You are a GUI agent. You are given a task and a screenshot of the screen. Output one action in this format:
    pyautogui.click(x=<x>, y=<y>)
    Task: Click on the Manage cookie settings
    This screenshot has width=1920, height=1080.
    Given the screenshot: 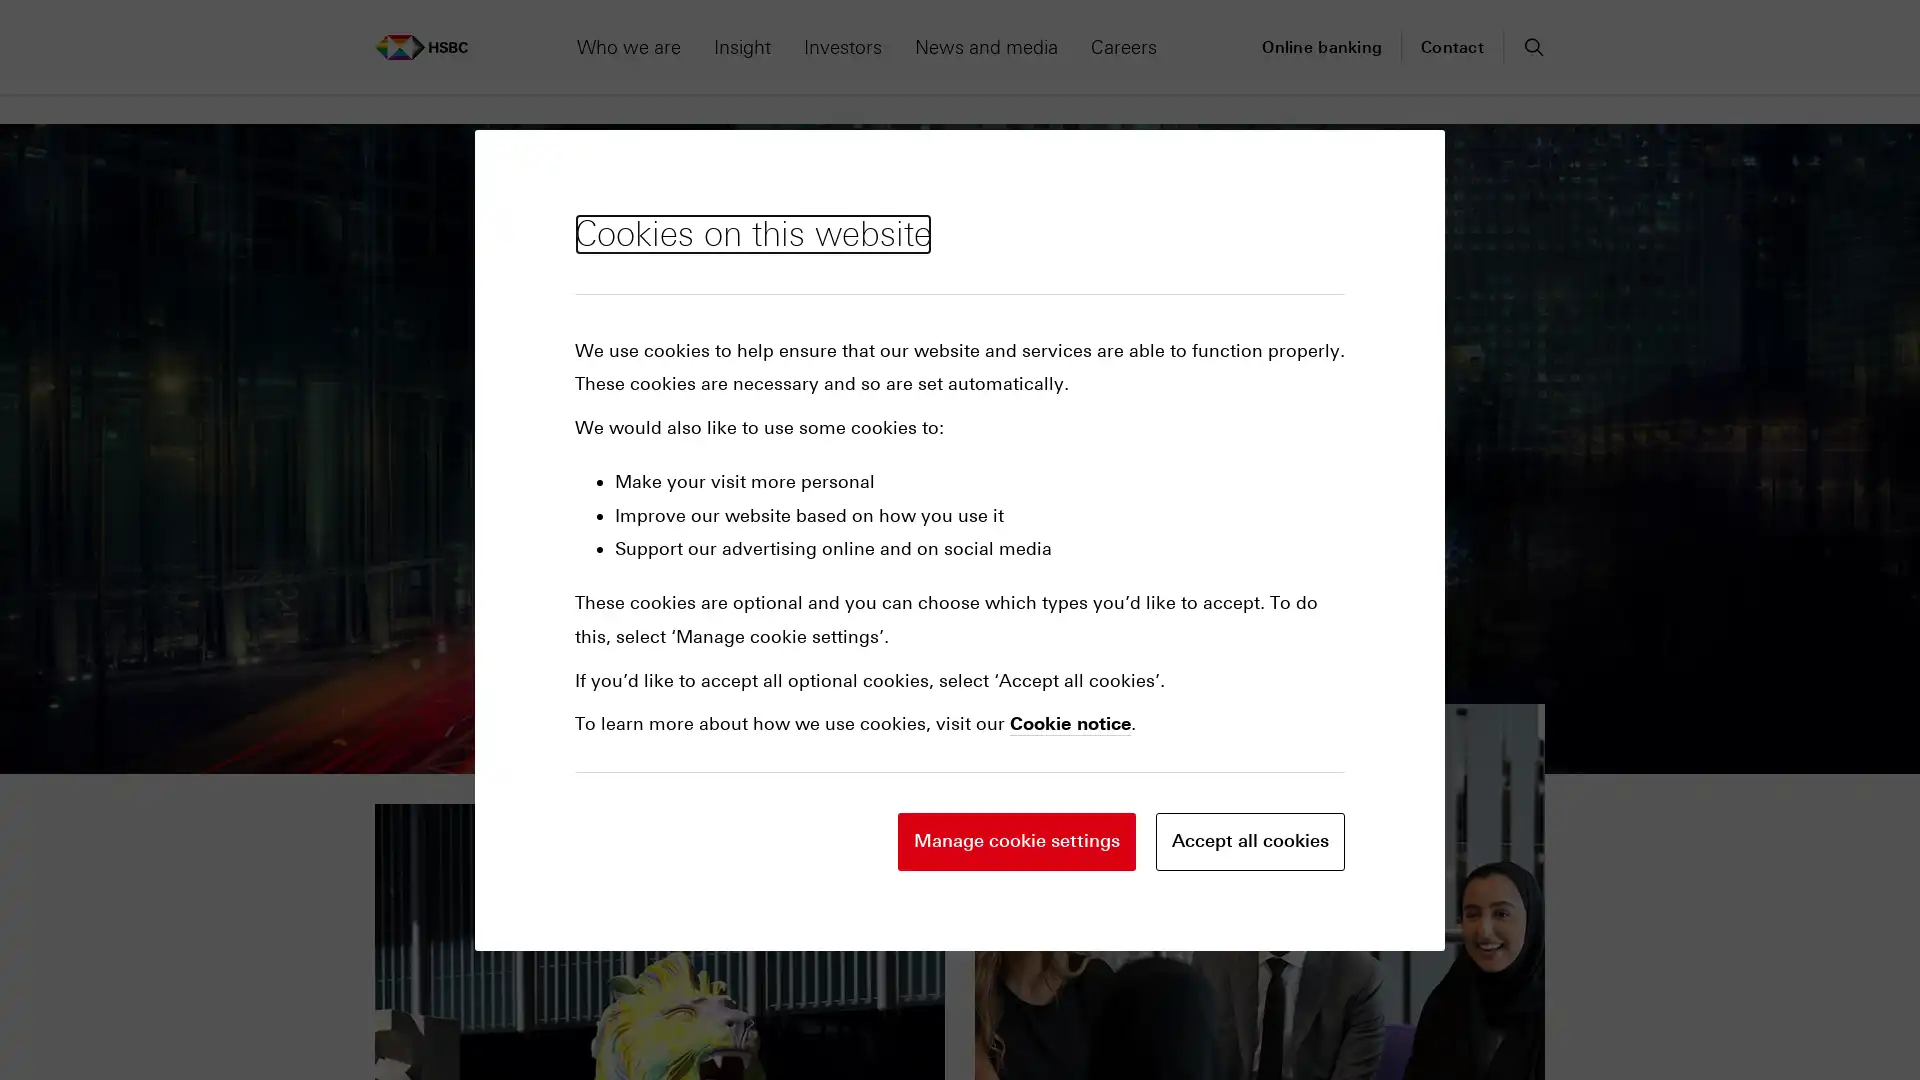 What is the action you would take?
    pyautogui.click(x=1017, y=841)
    